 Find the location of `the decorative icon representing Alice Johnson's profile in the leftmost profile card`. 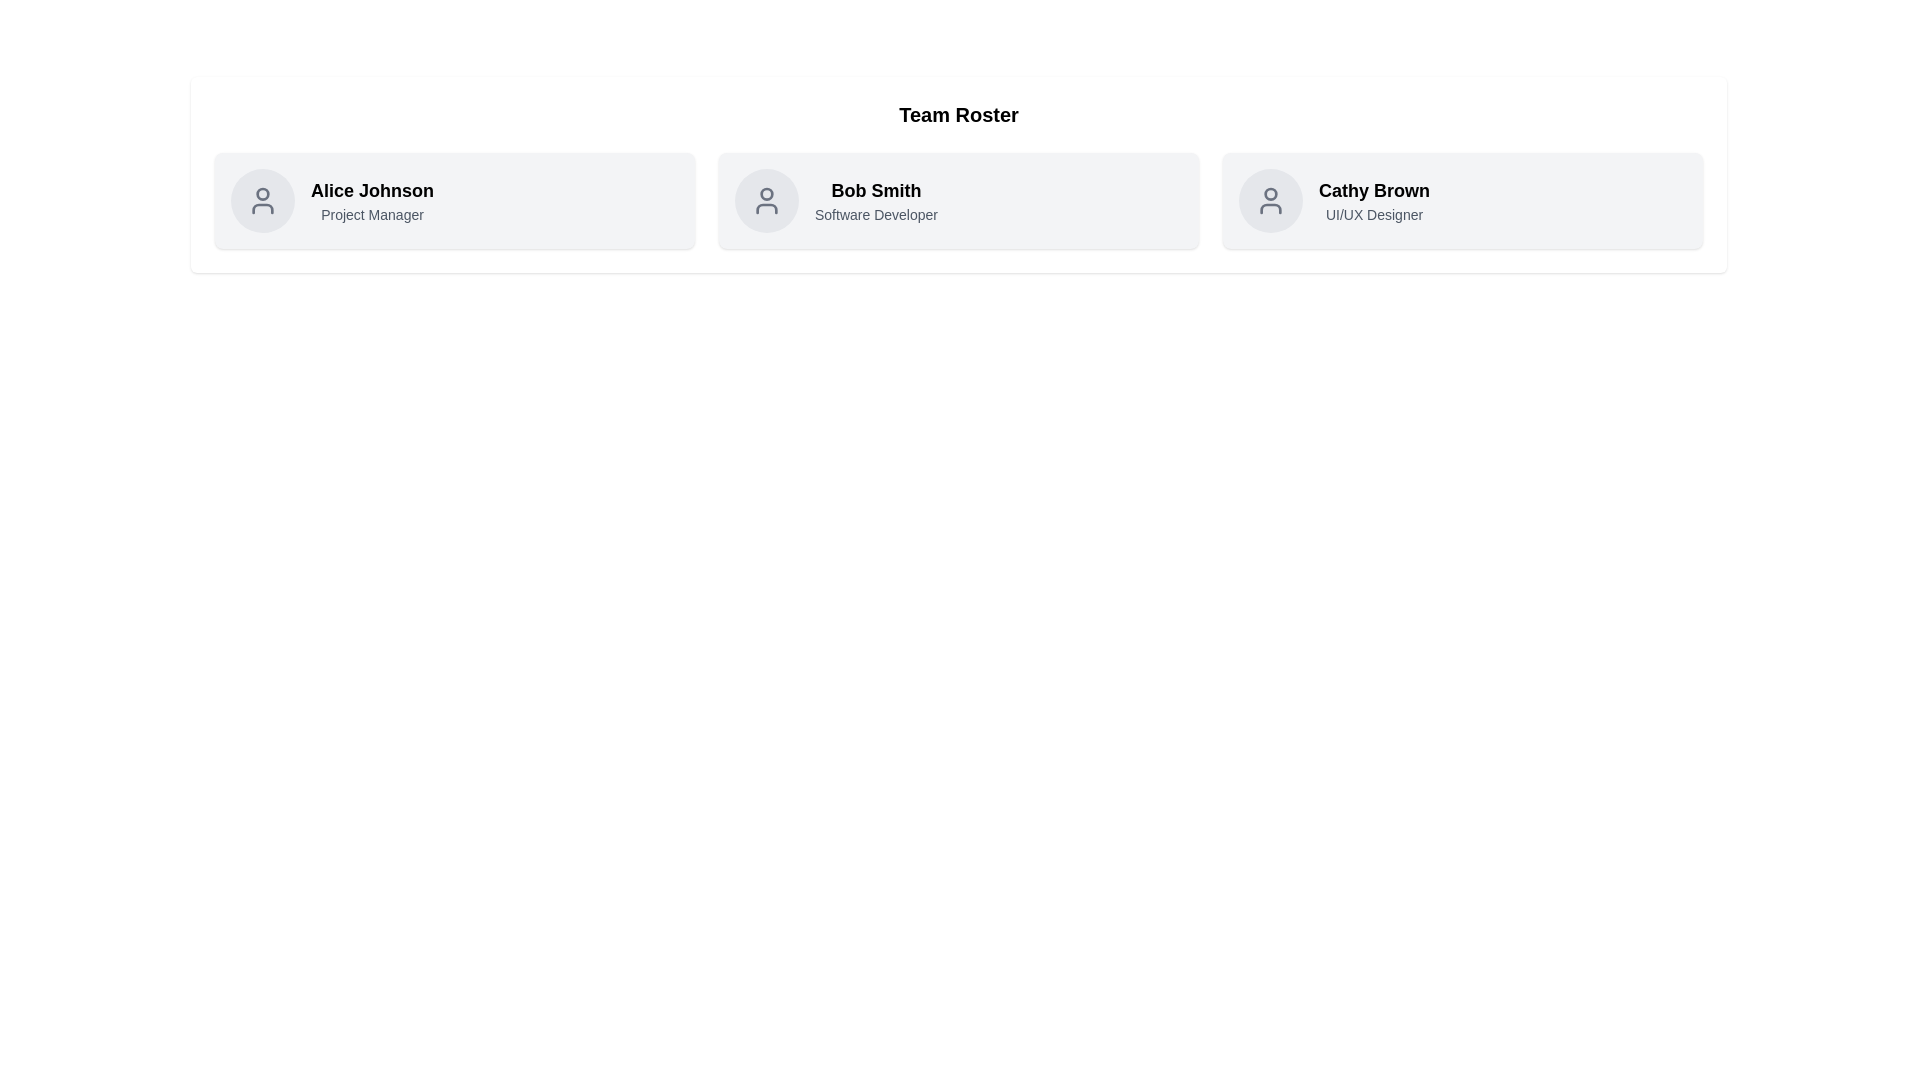

the decorative icon representing Alice Johnson's profile in the leftmost profile card is located at coordinates (262, 200).